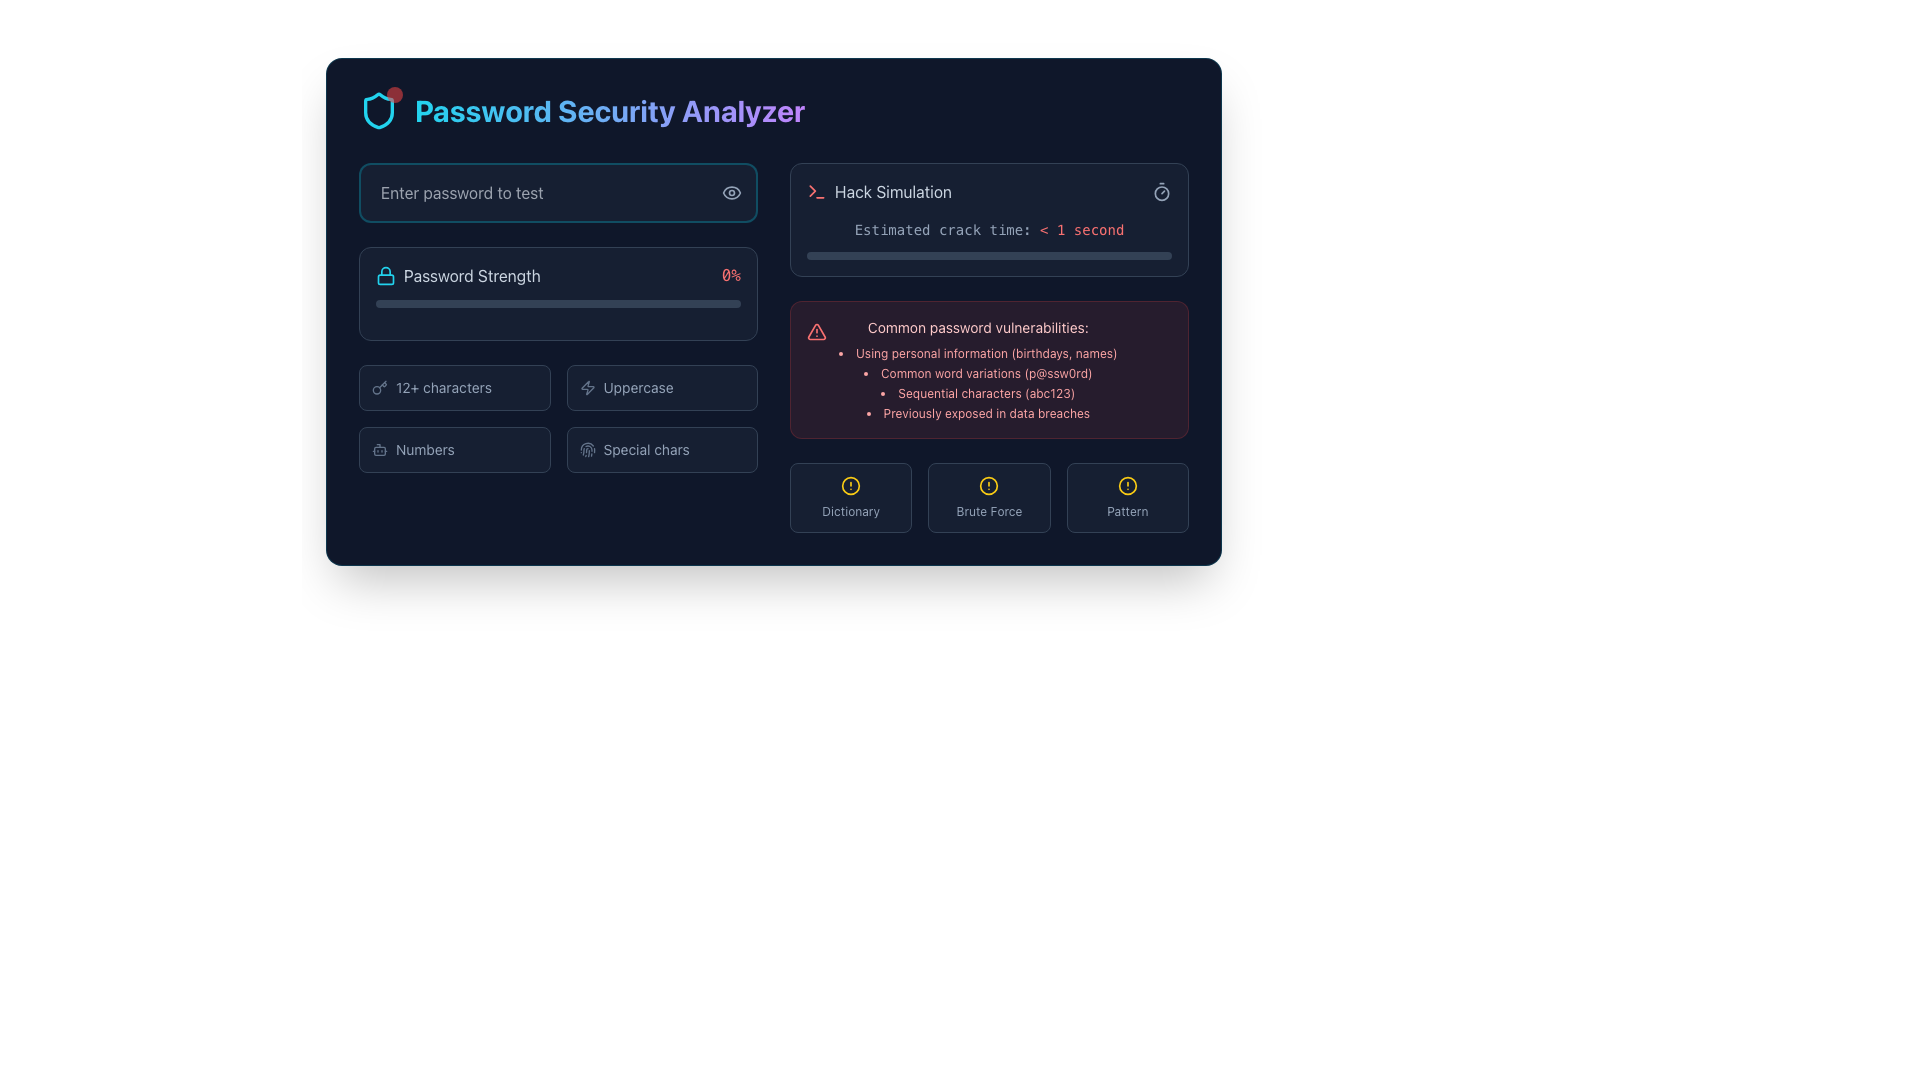  Describe the element at coordinates (1127, 511) in the screenshot. I see `the label identifying the 'Pattern' feature, located in the bottom right corner of the user interface, below a red-bordered box and to the right of a yellow circular icon` at that location.